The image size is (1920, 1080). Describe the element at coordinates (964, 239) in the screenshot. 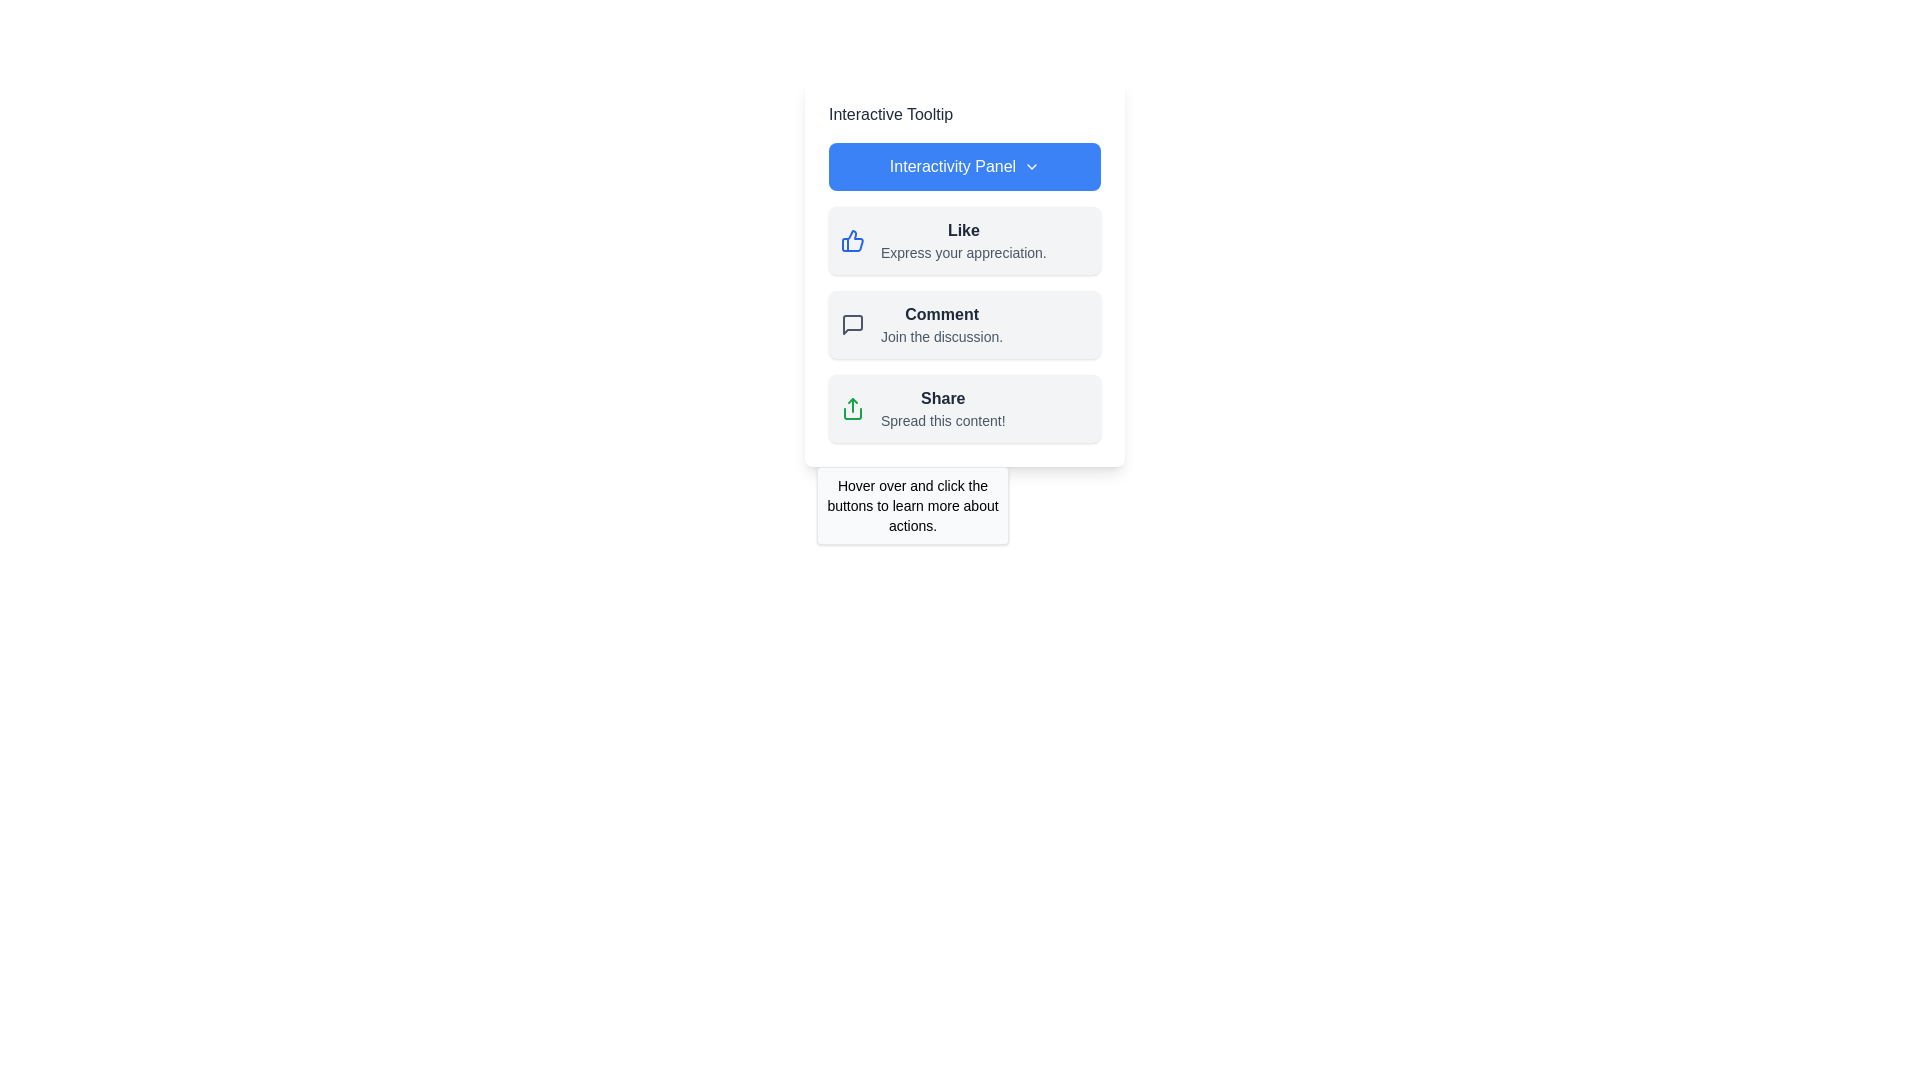

I see `the first button in the vertical list under the header 'Interactive Tooltip'` at that location.